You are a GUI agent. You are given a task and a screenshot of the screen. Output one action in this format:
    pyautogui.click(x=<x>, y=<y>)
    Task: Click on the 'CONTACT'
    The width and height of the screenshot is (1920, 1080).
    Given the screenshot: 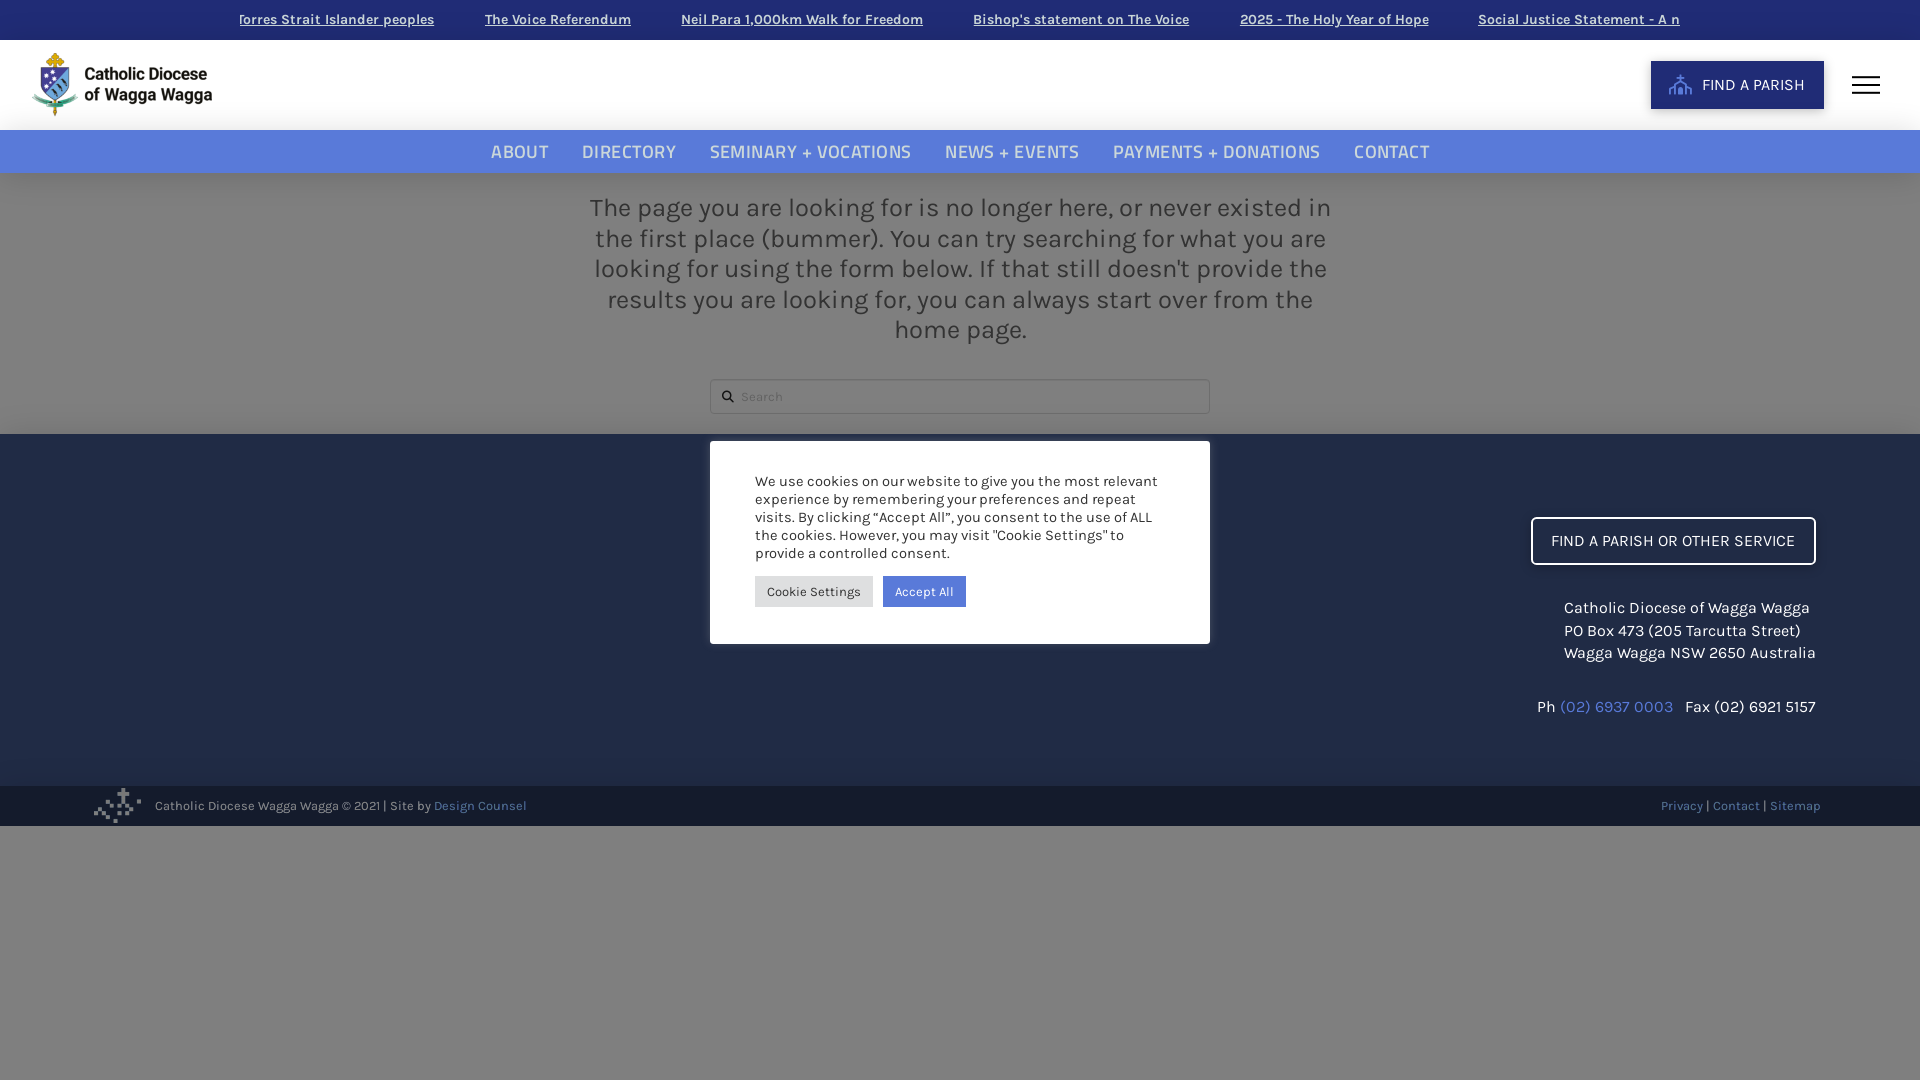 What is the action you would take?
    pyautogui.click(x=1390, y=150)
    